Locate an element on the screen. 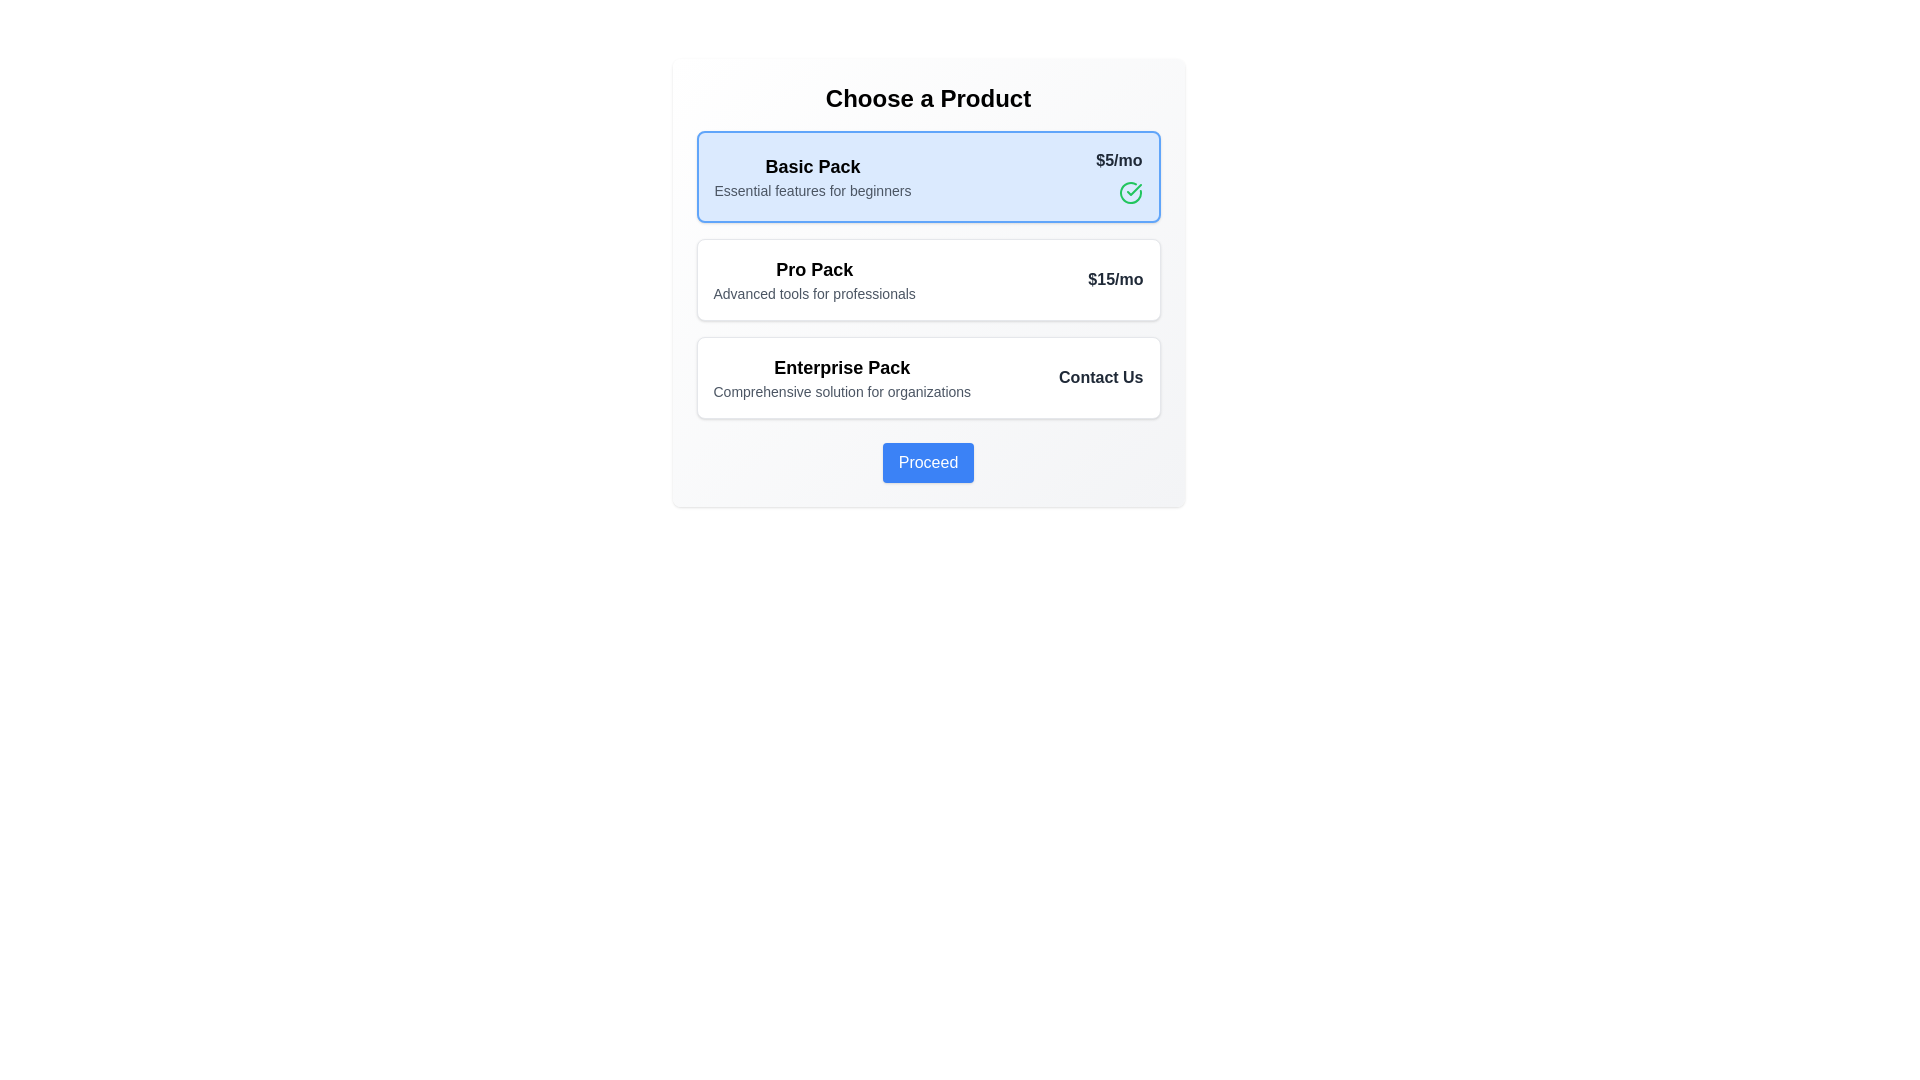  the label displaying 'Pro Pack', which consists of bold, larger text followed by a smaller description, located in the second option of the vertical list of product options is located at coordinates (814, 280).